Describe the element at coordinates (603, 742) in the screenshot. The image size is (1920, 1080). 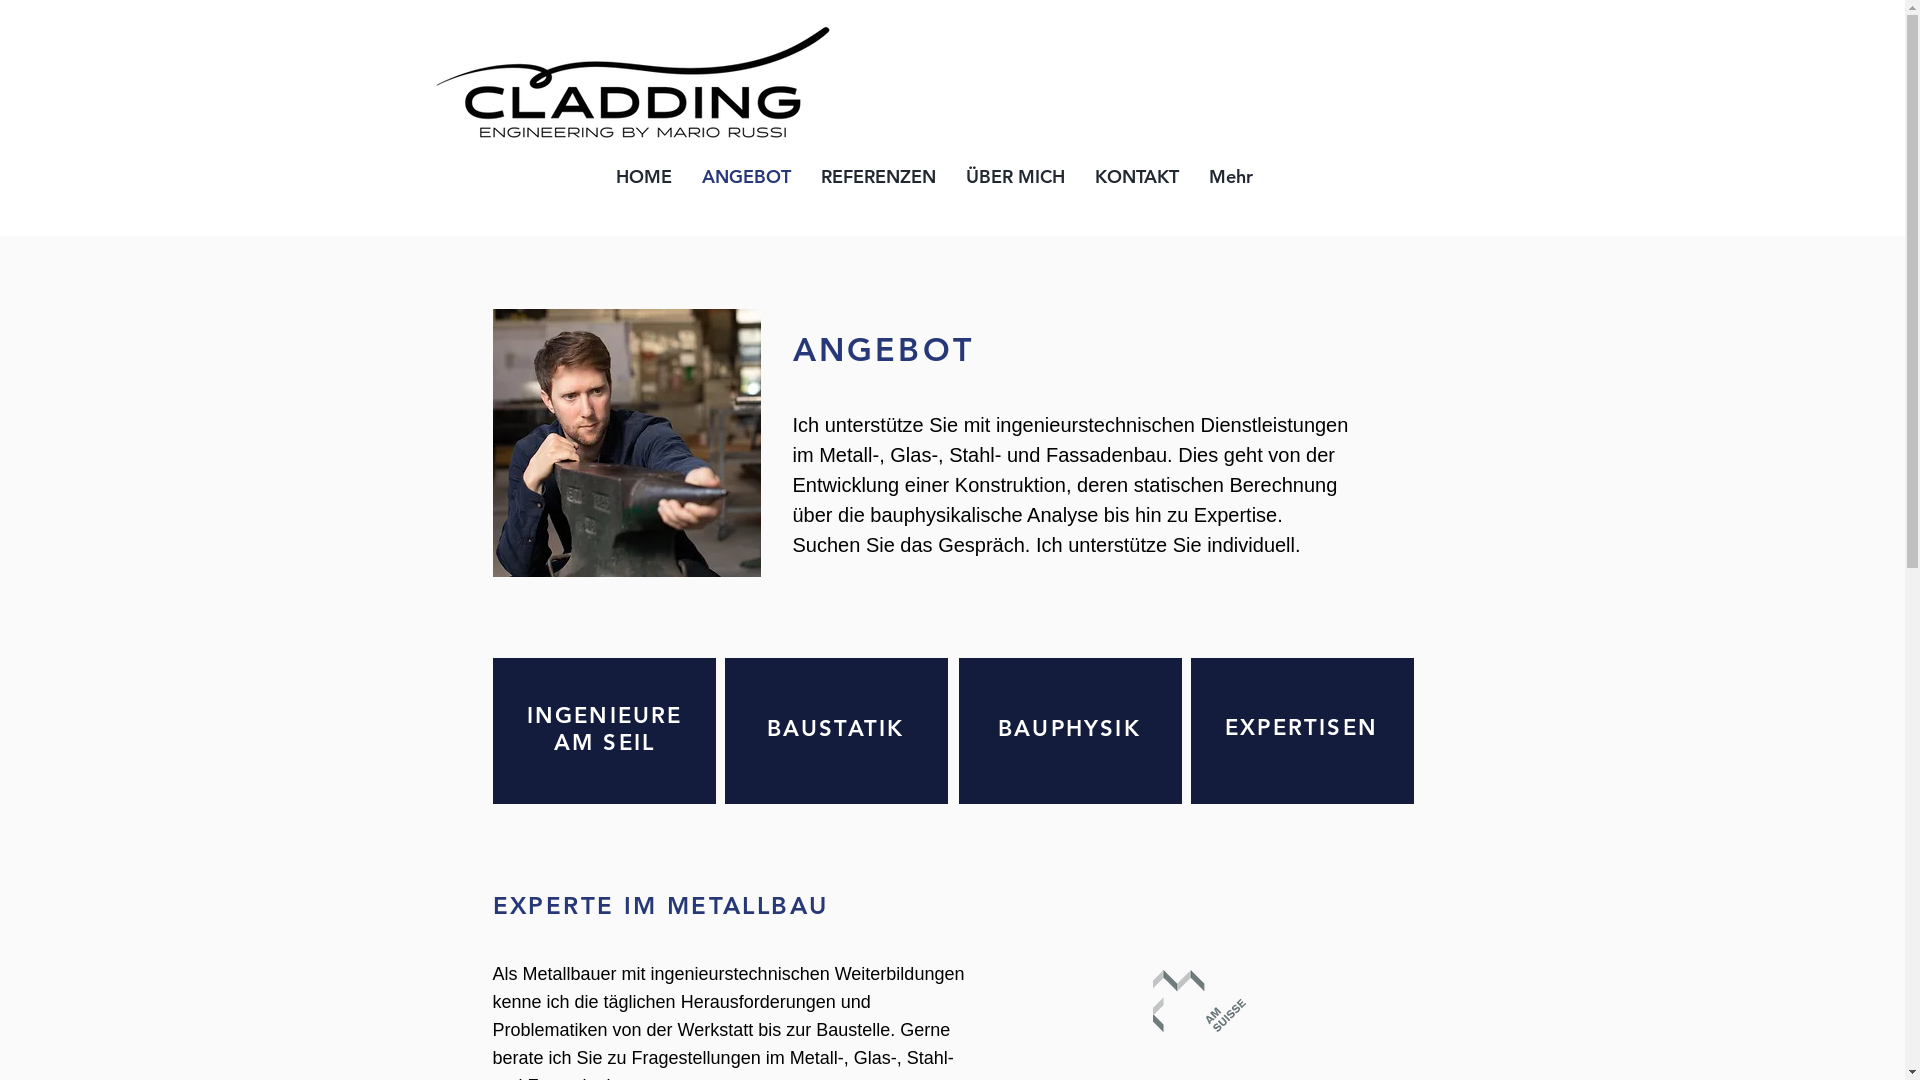
I see `'AM SEIL'` at that location.